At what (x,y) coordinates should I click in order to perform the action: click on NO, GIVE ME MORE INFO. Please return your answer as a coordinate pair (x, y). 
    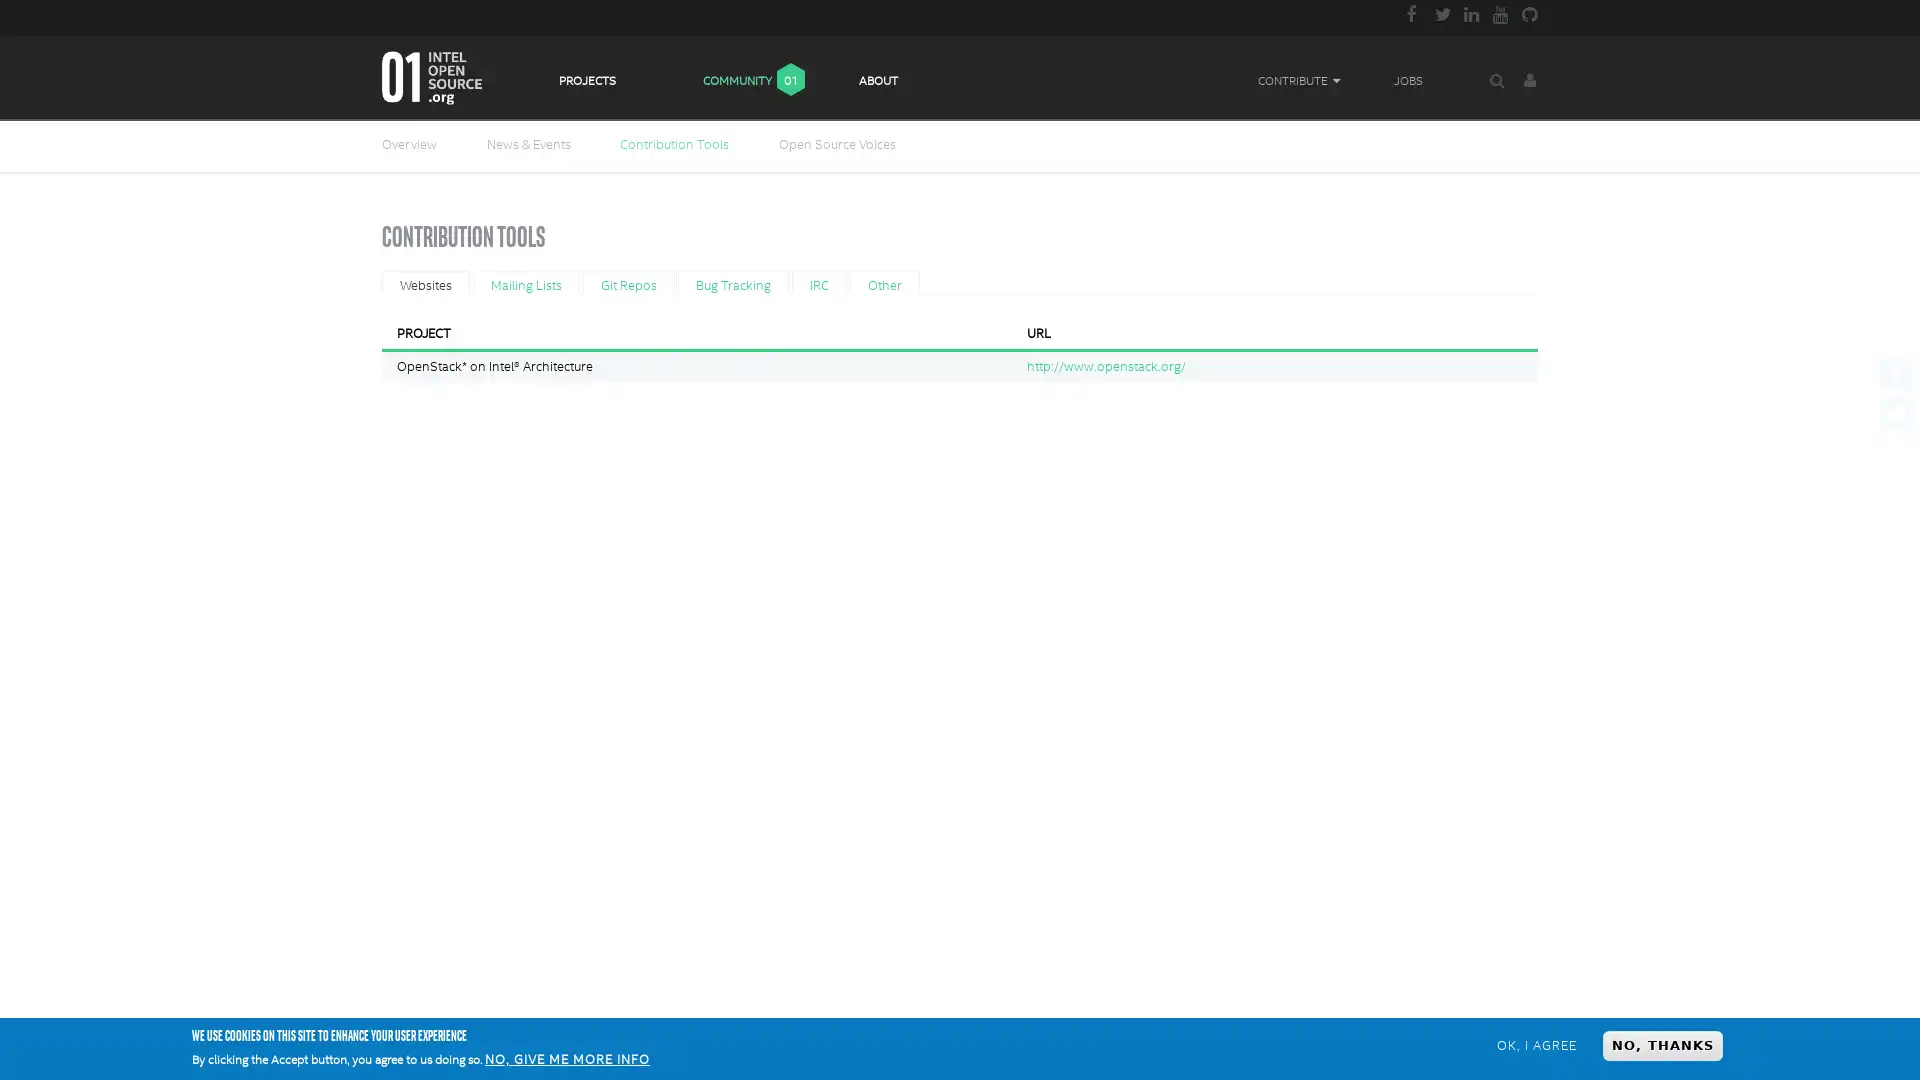
    Looking at the image, I should click on (566, 1059).